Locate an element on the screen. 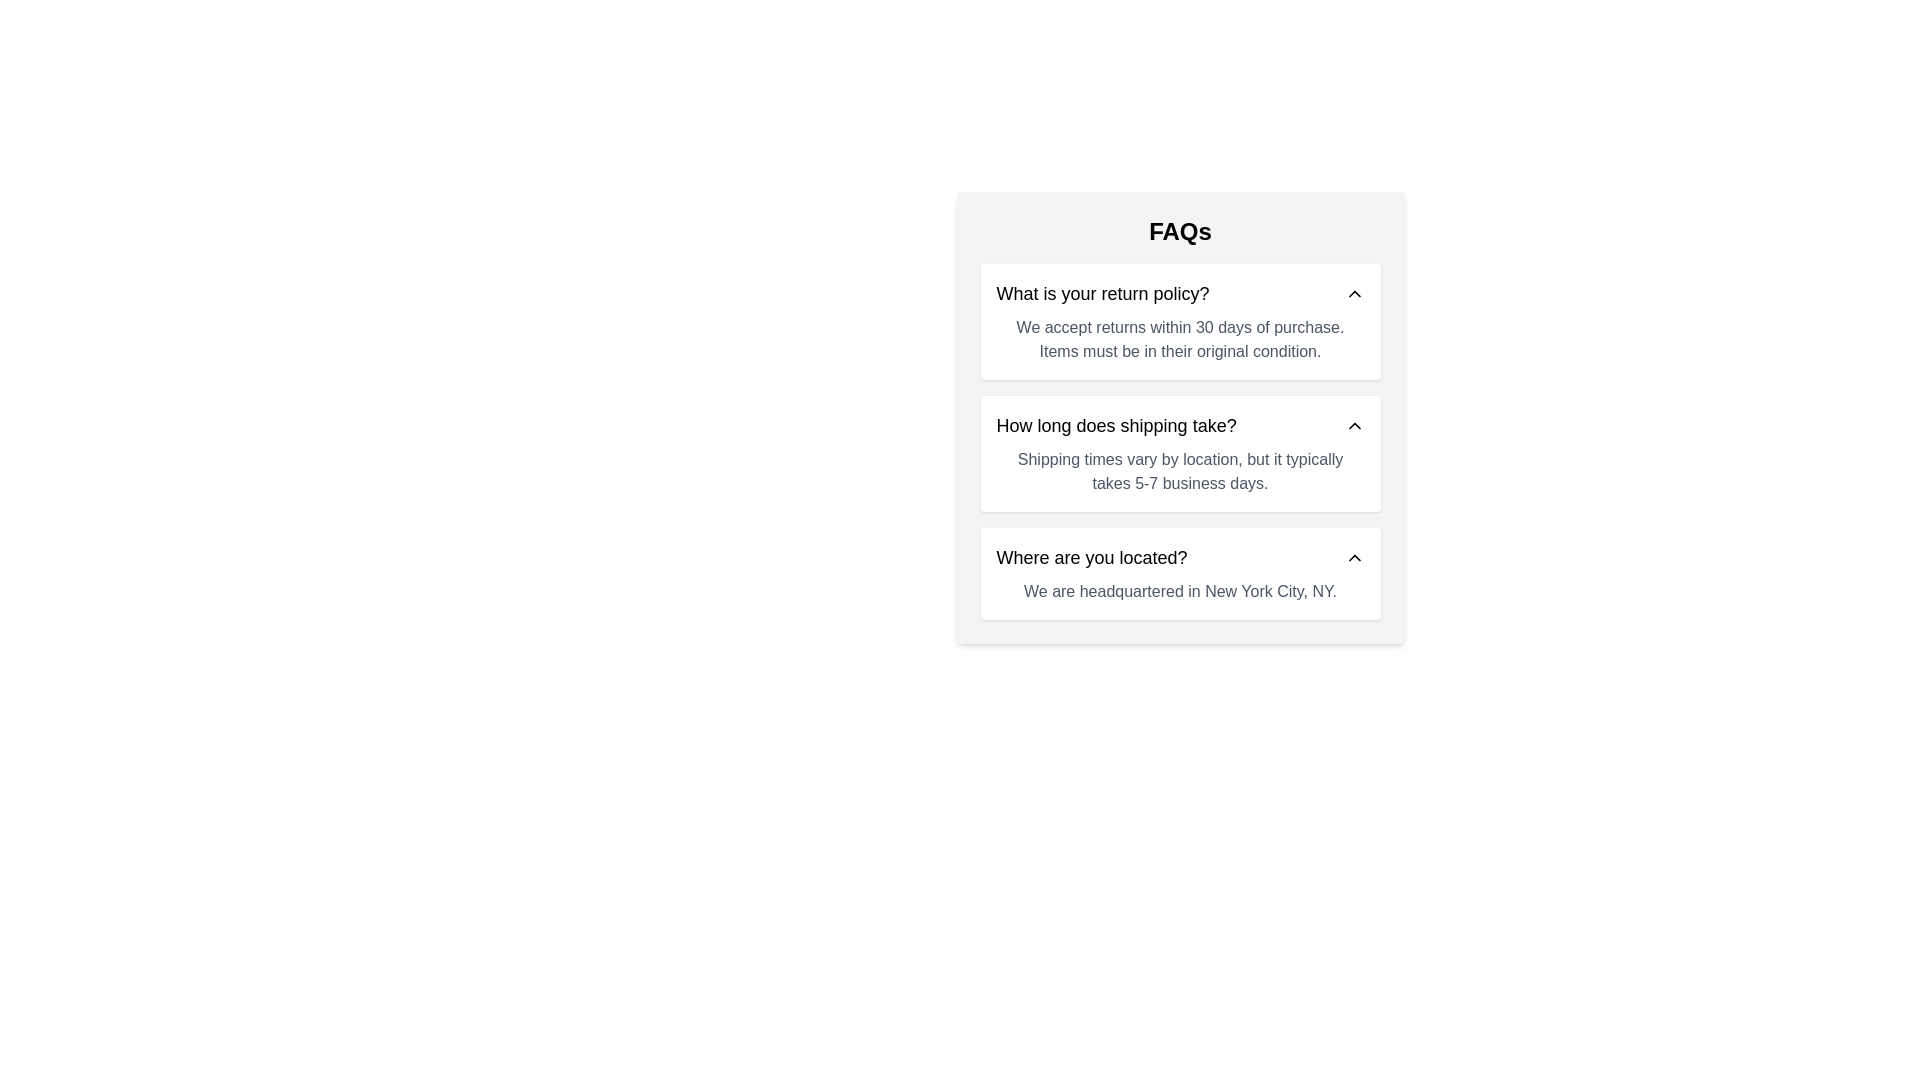 This screenshot has height=1080, width=1920. the Collapsible FAQ item about the return policy, which is the first item in the FAQ list, featuring a question in bold text and an expandable chevron icon is located at coordinates (1180, 320).